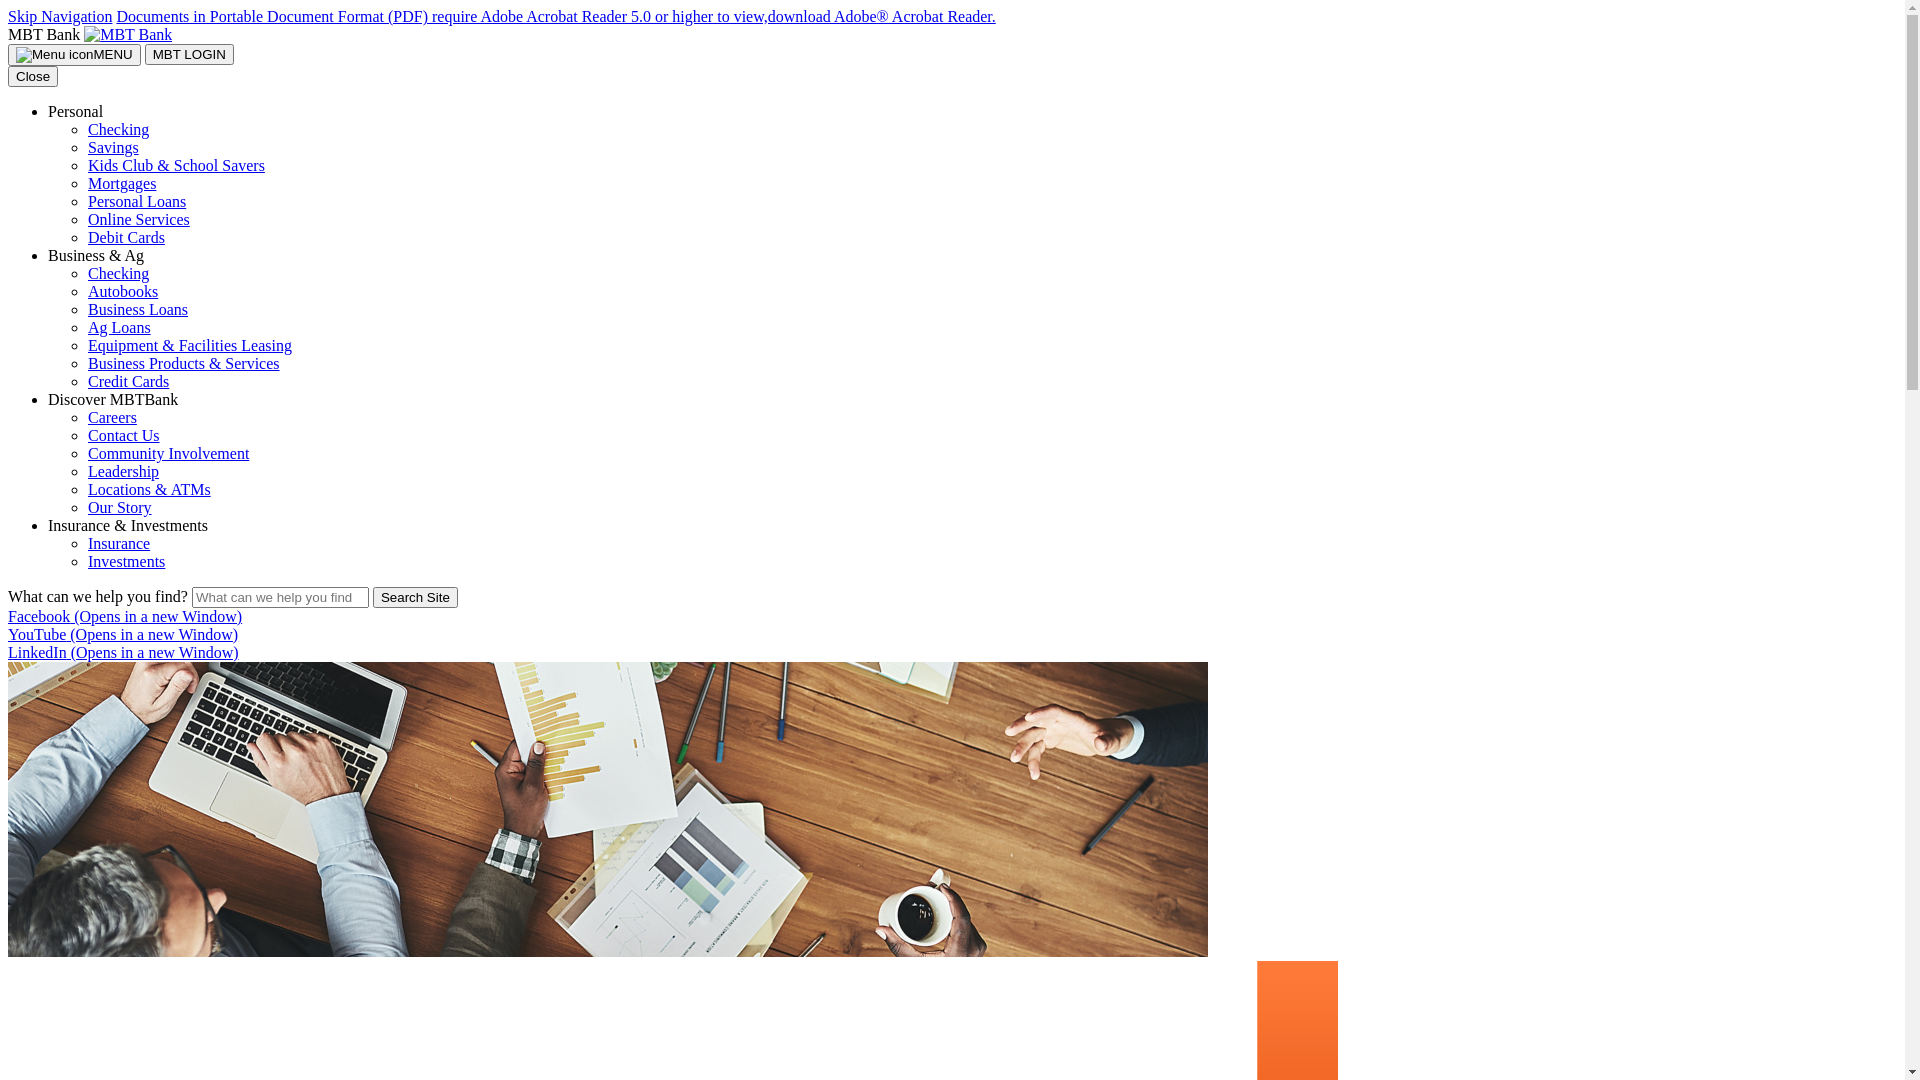  What do you see at coordinates (122, 471) in the screenshot?
I see `'Leadership'` at bounding box center [122, 471].